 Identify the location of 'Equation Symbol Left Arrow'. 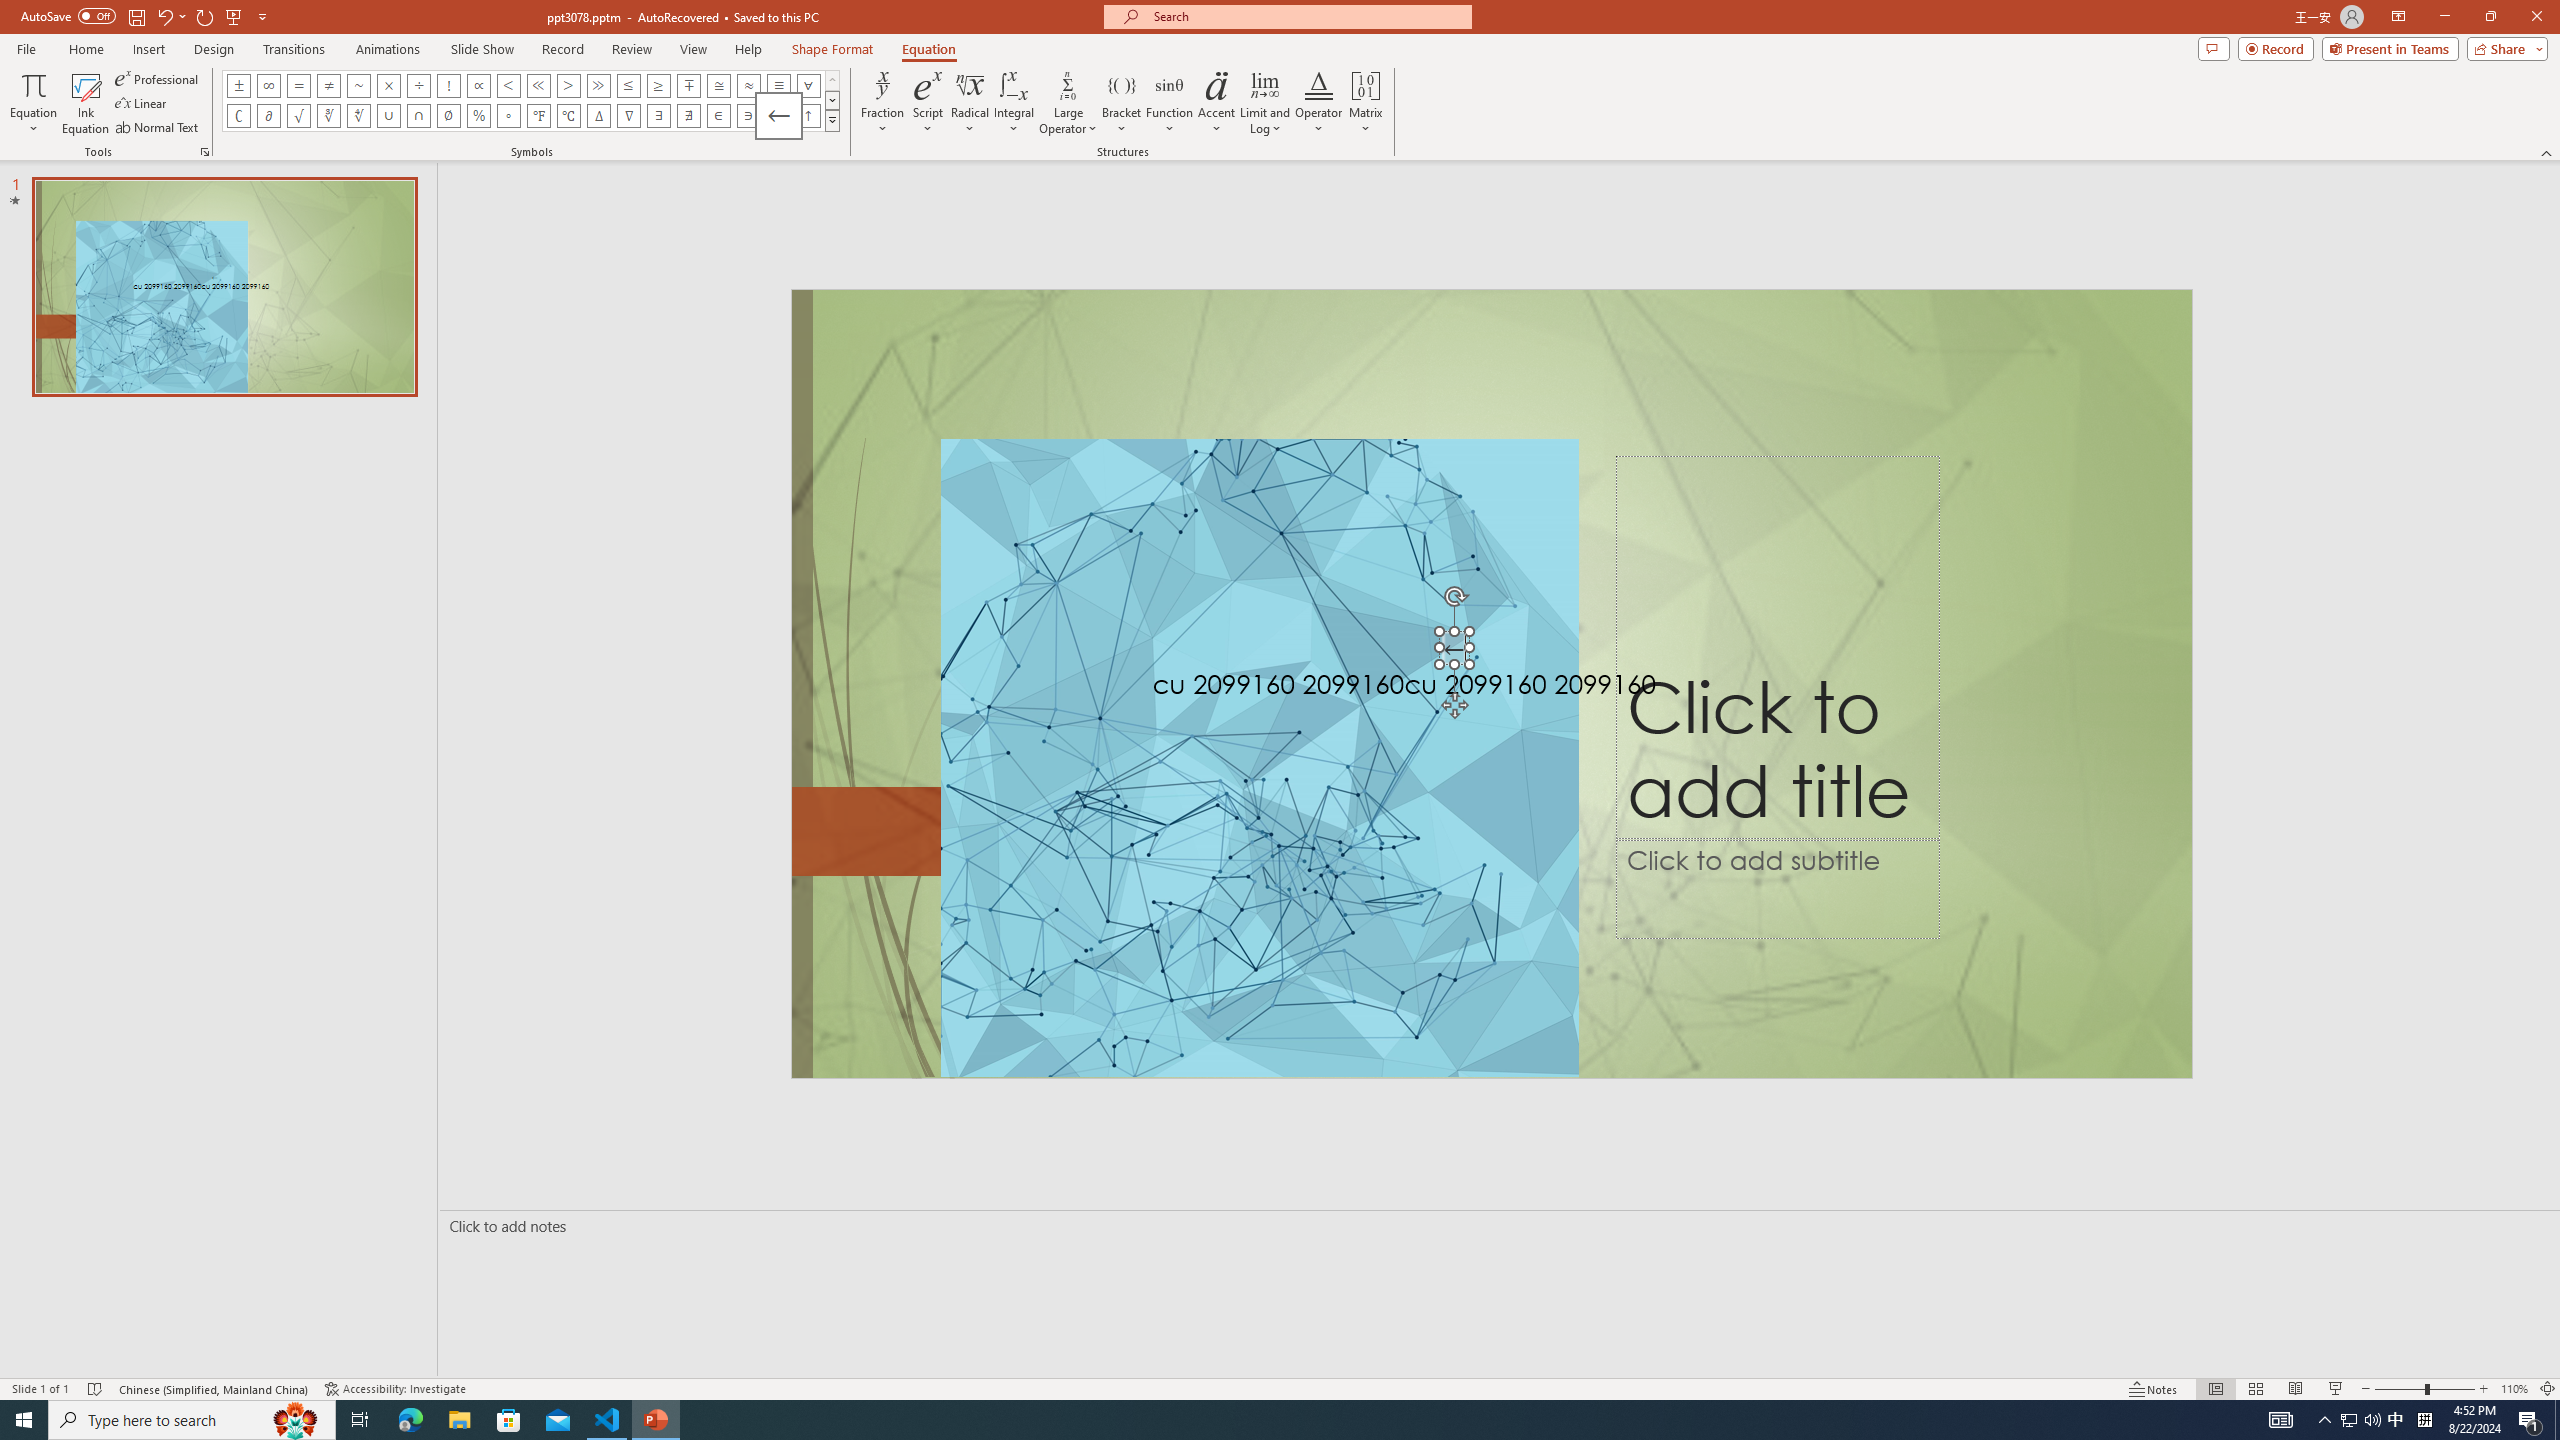
(778, 114).